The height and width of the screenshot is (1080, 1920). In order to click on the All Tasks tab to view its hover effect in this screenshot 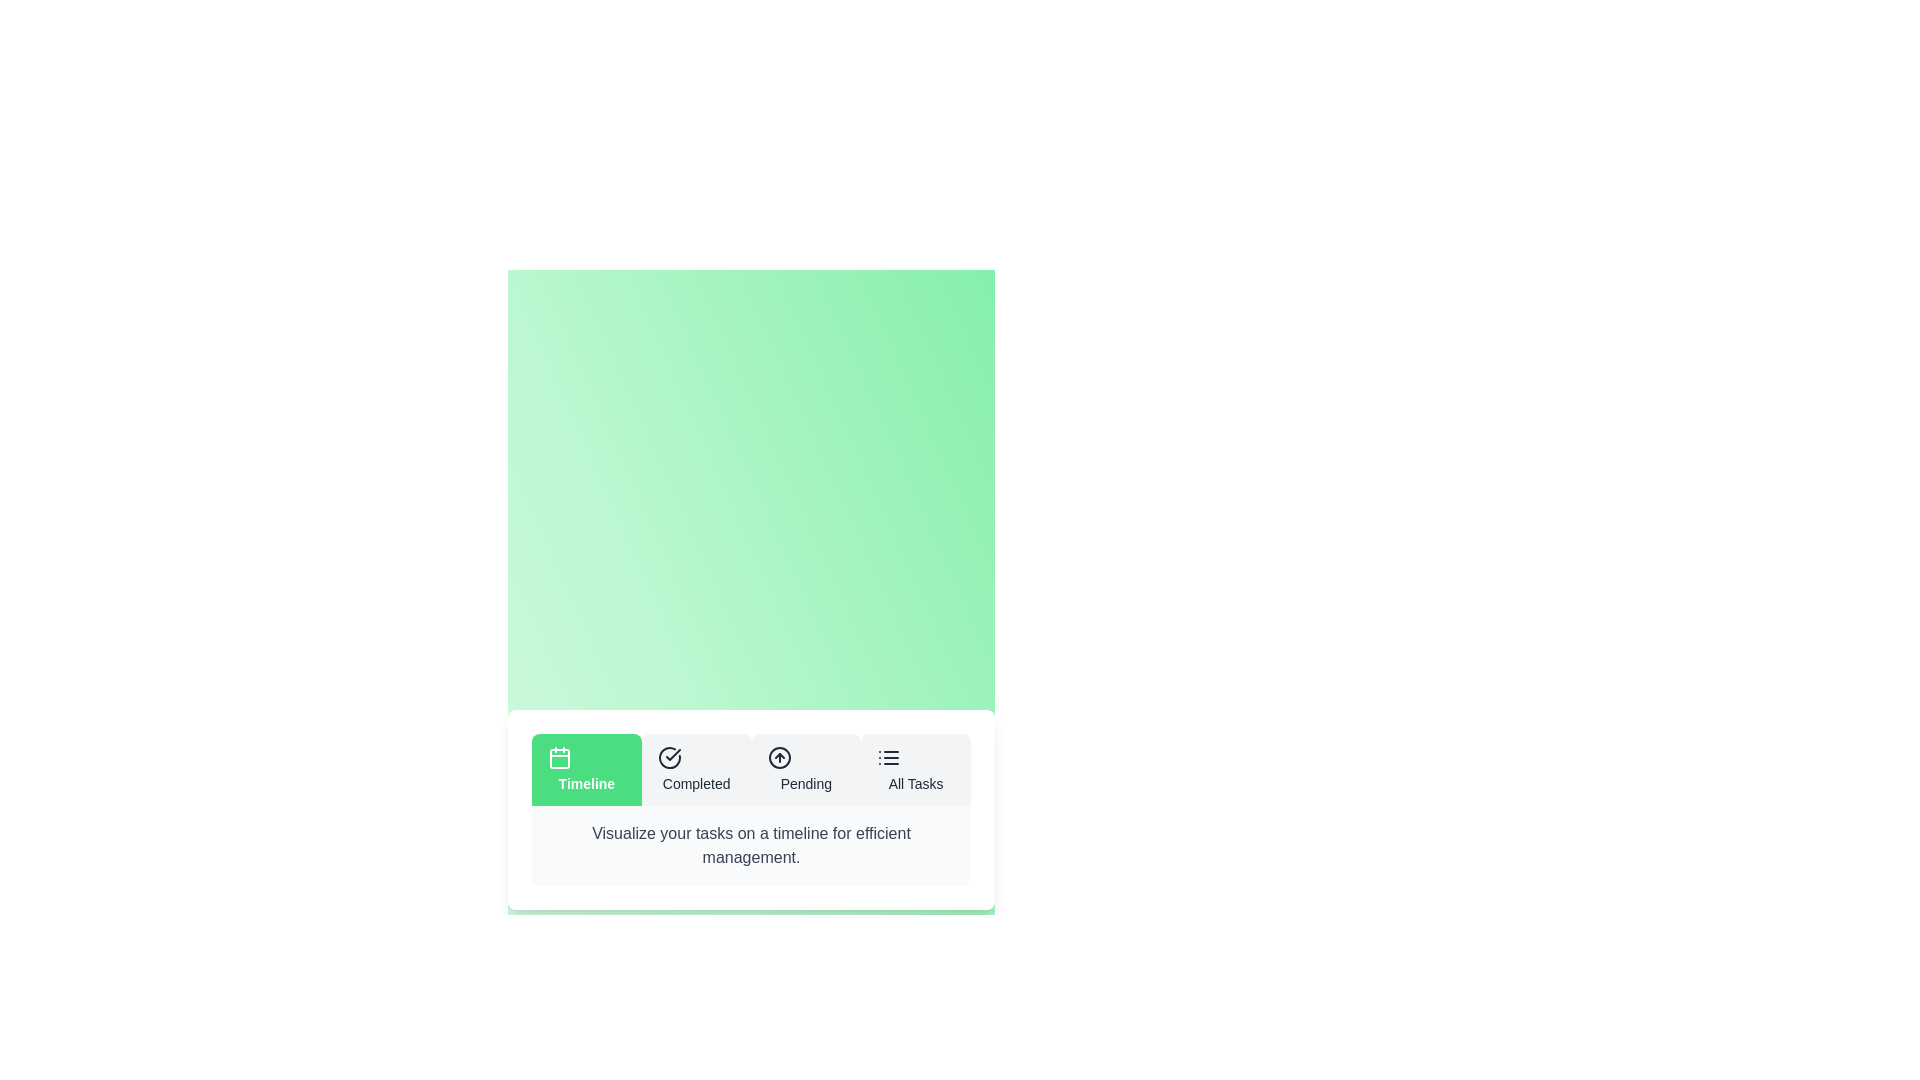, I will do `click(915, 769)`.